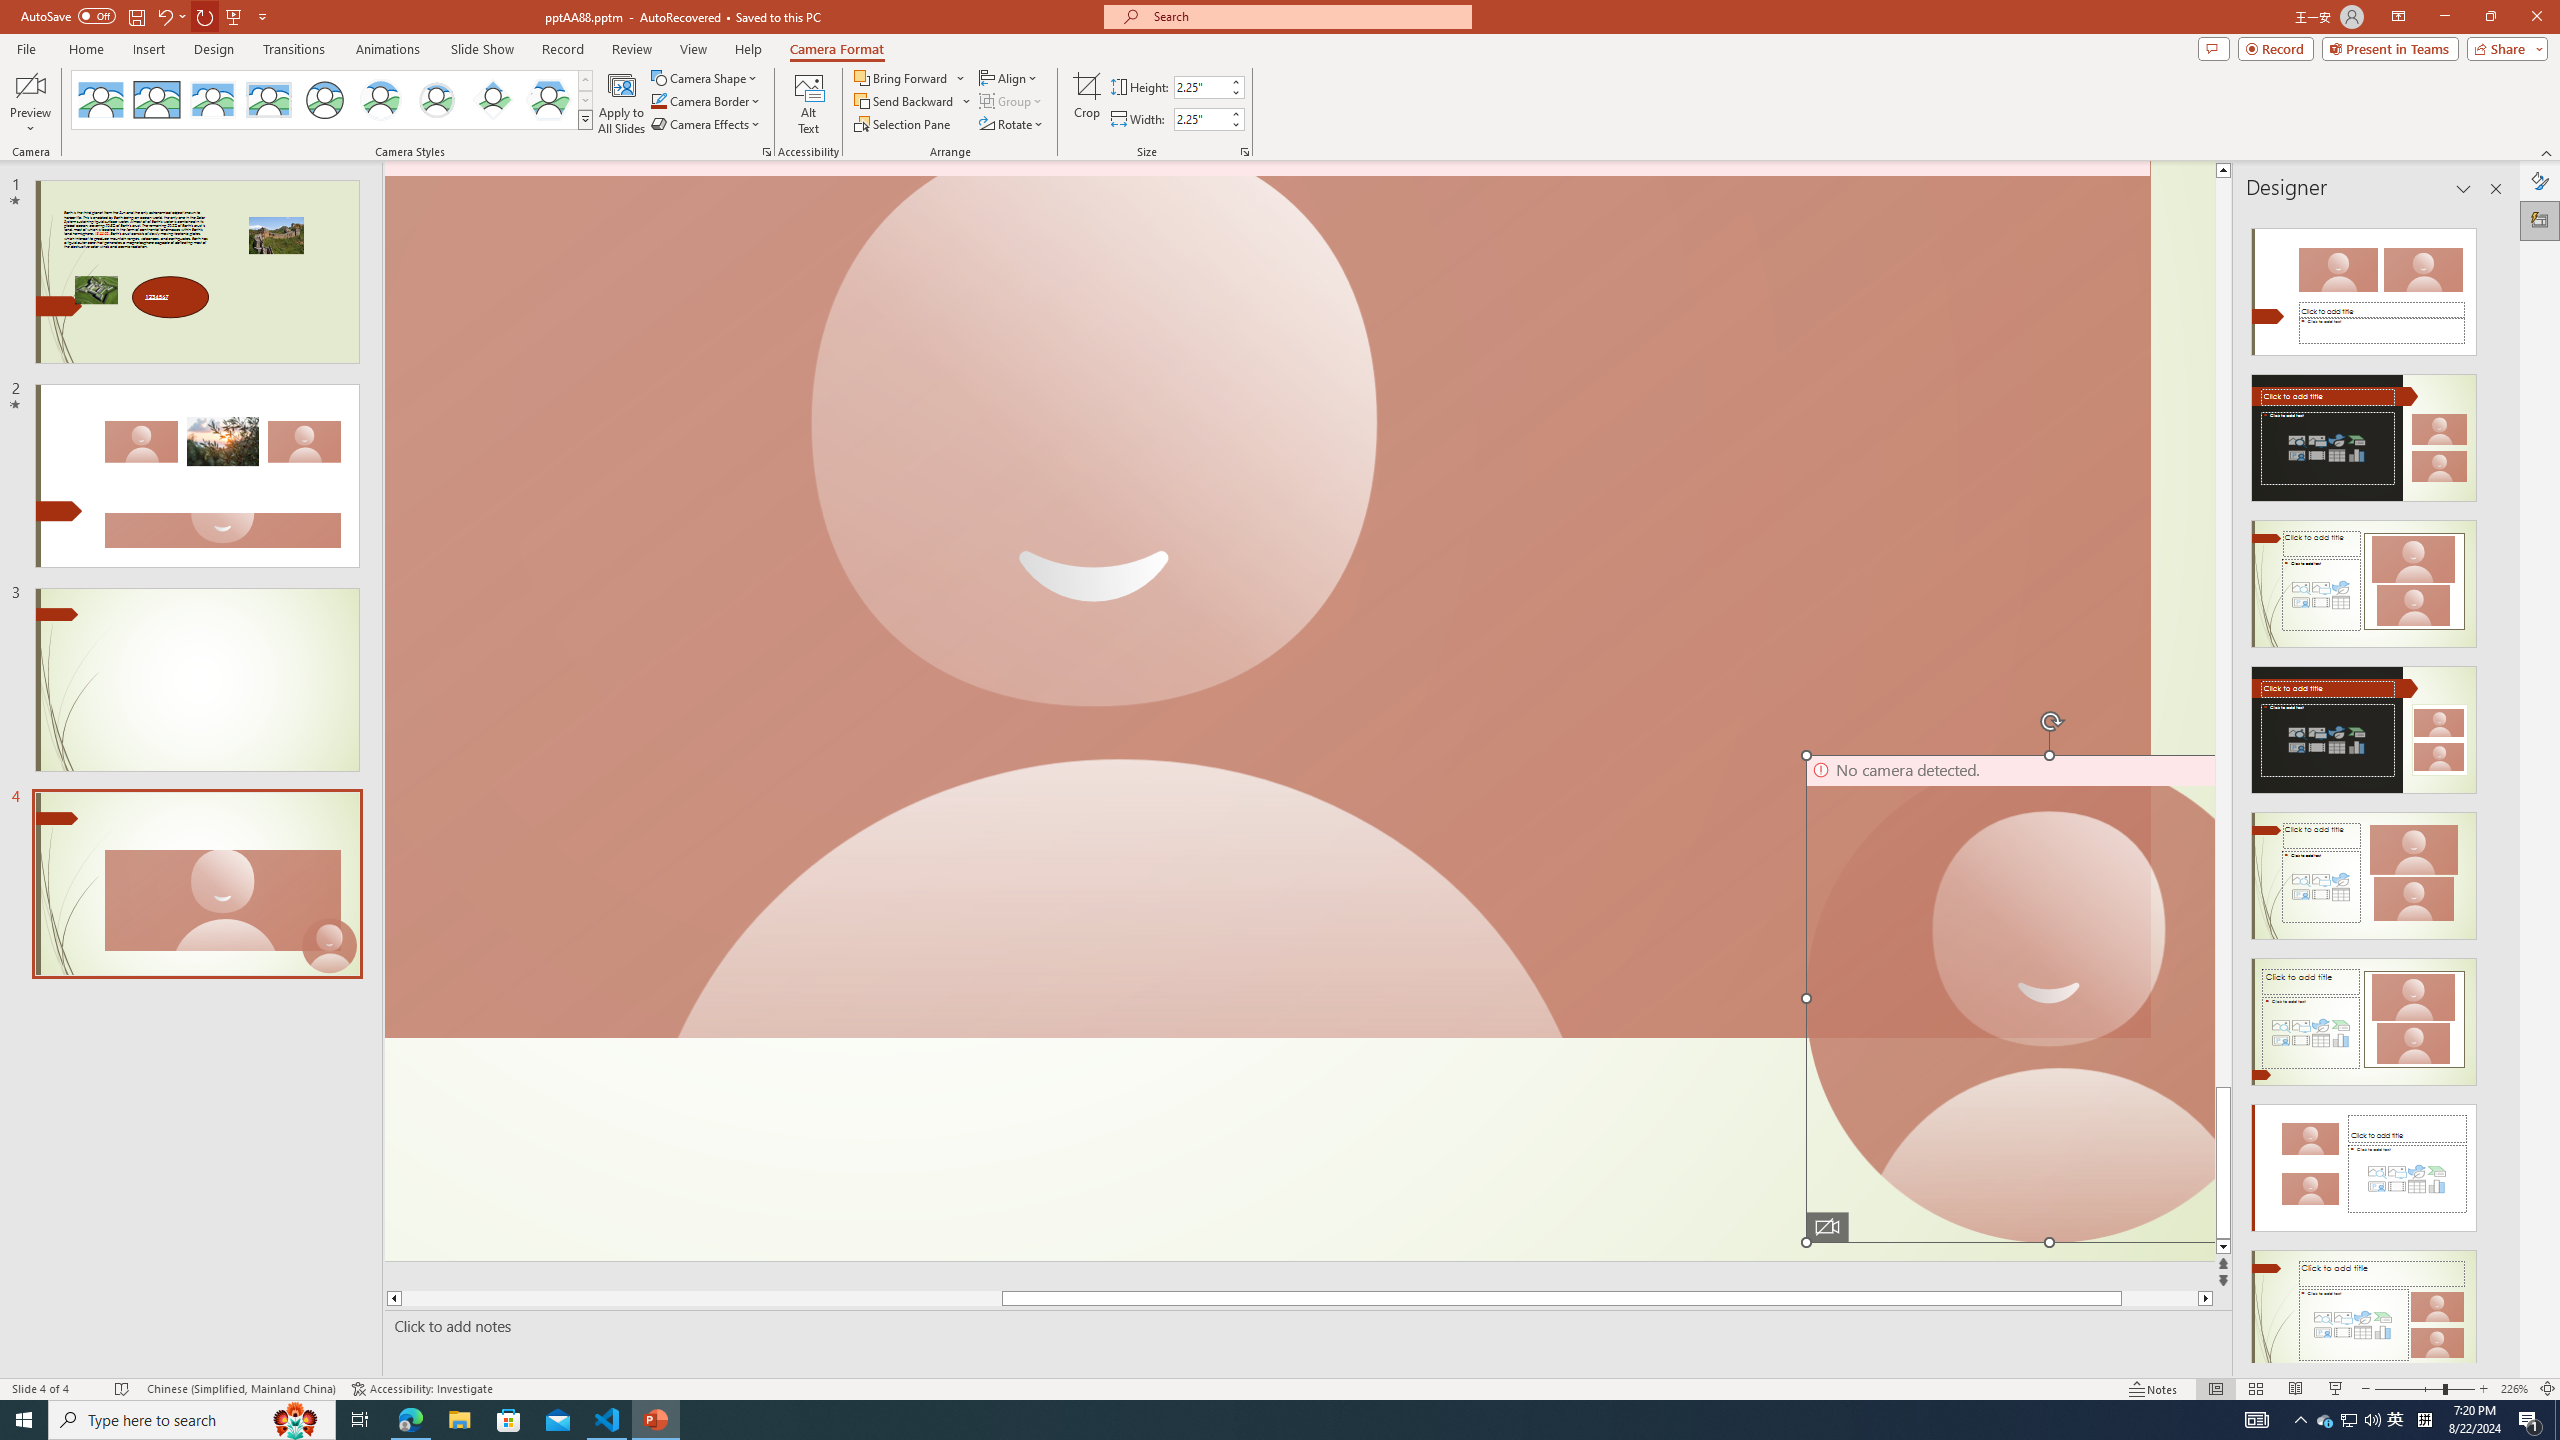 Image resolution: width=2560 pixels, height=1440 pixels. What do you see at coordinates (331, 99) in the screenshot?
I see `'AutomationID: CameoStylesGallery'` at bounding box center [331, 99].